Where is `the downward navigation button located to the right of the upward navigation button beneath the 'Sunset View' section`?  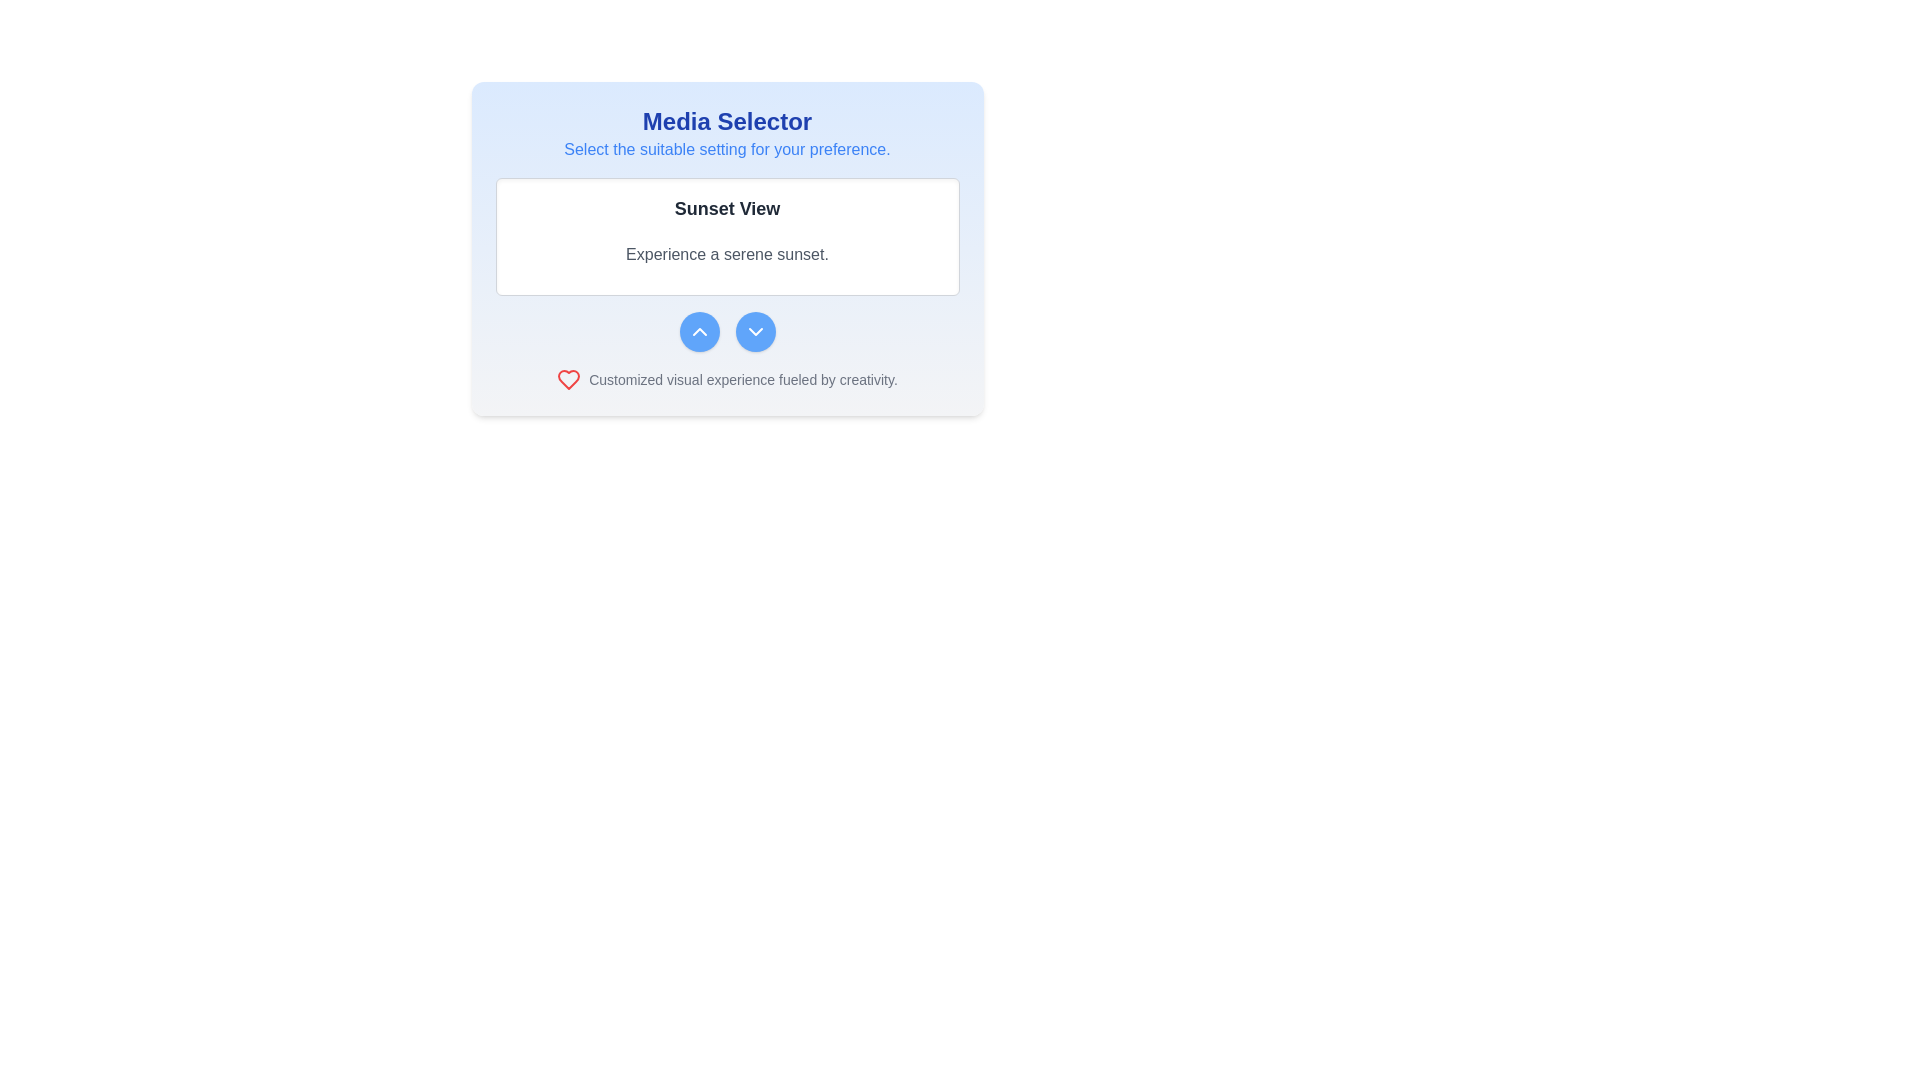
the downward navigation button located to the right of the upward navigation button beneath the 'Sunset View' section is located at coordinates (754, 330).